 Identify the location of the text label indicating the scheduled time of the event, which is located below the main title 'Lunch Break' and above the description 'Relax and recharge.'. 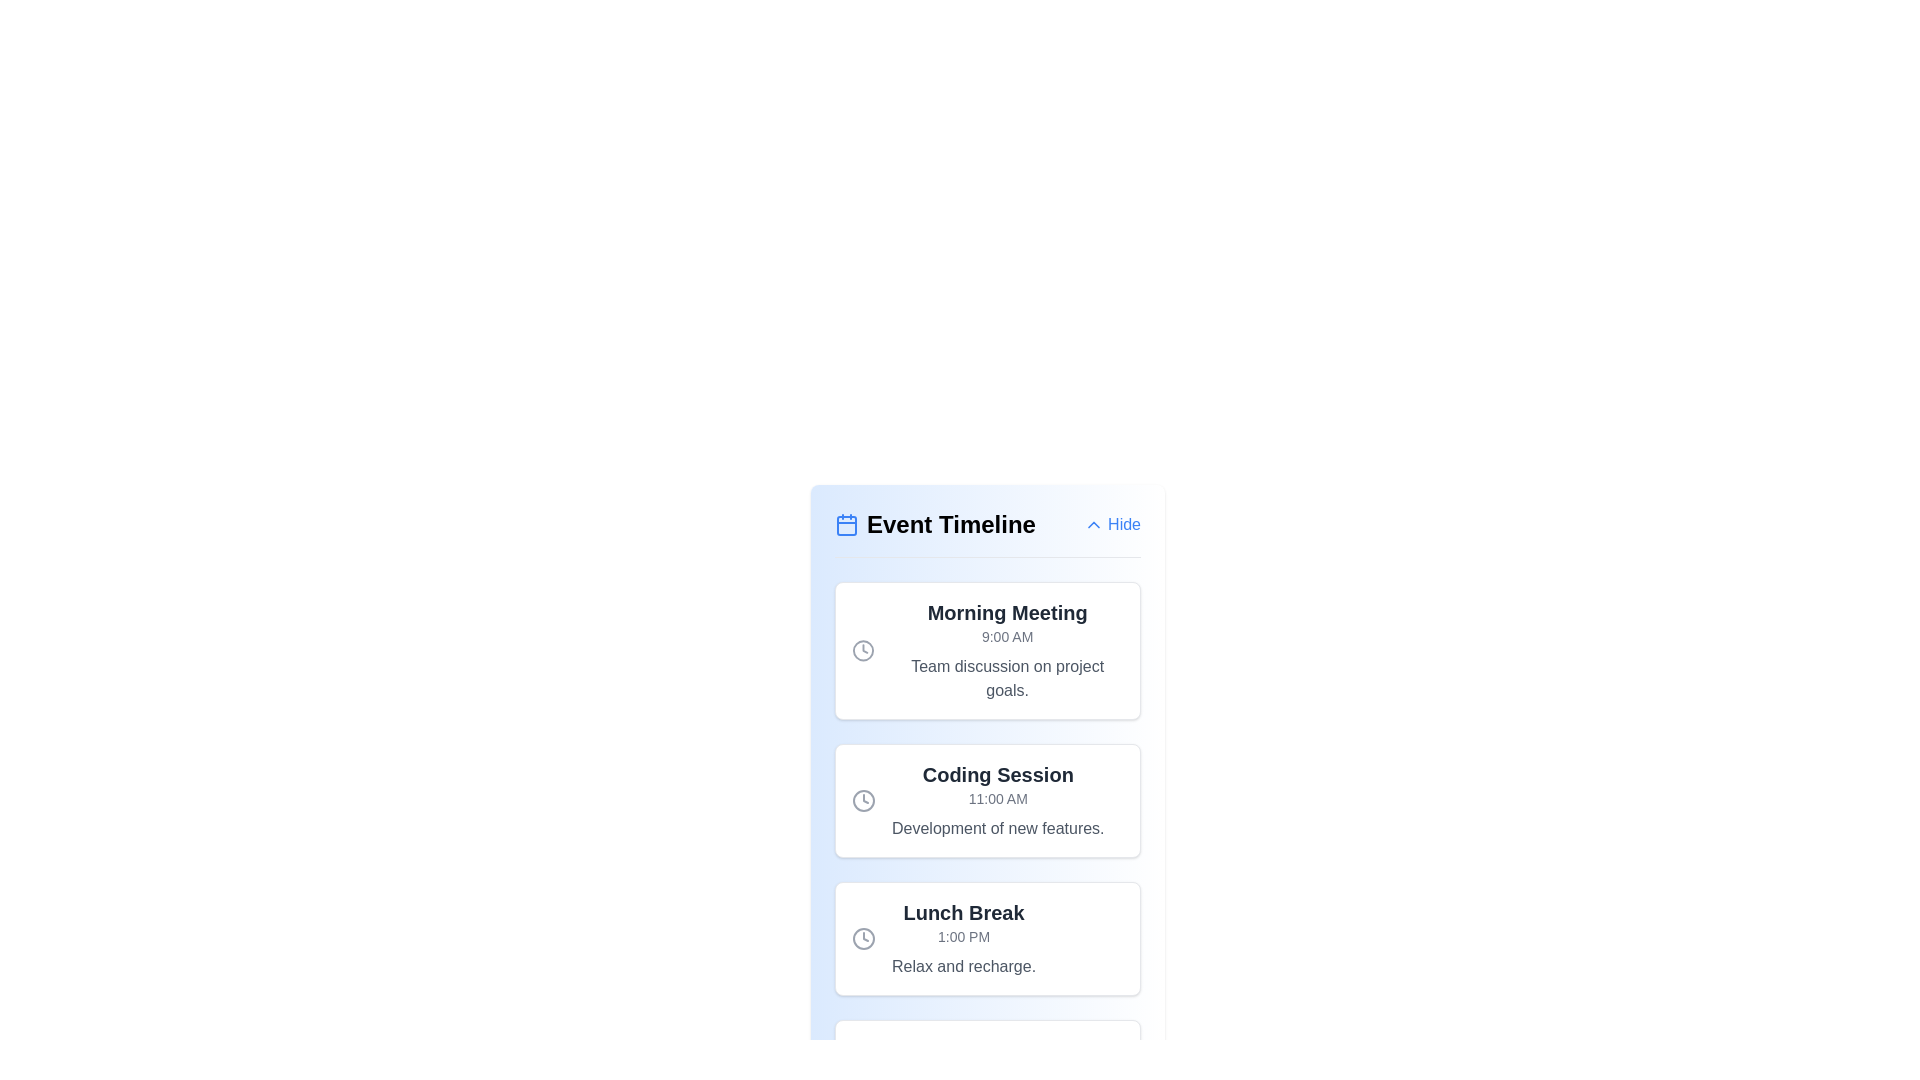
(964, 937).